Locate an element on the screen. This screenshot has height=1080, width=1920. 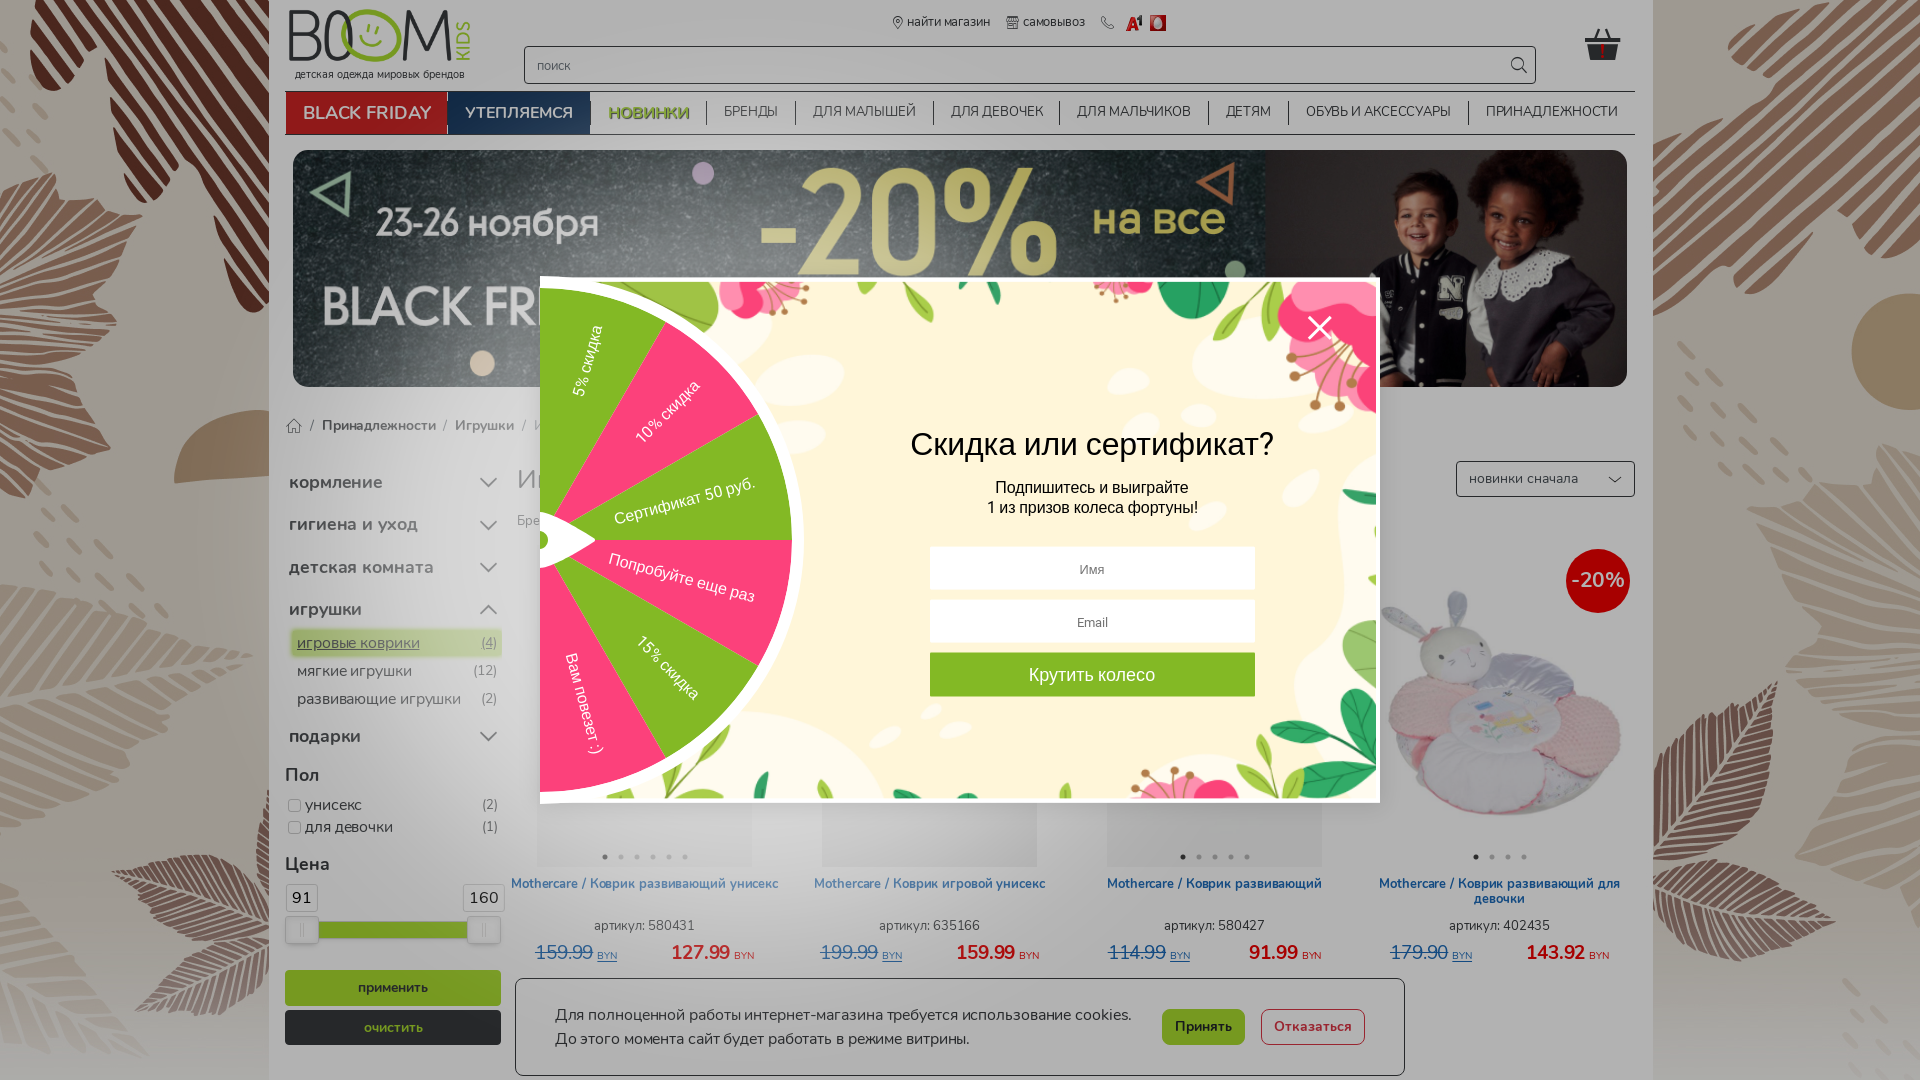
'6' is located at coordinates (684, 855).